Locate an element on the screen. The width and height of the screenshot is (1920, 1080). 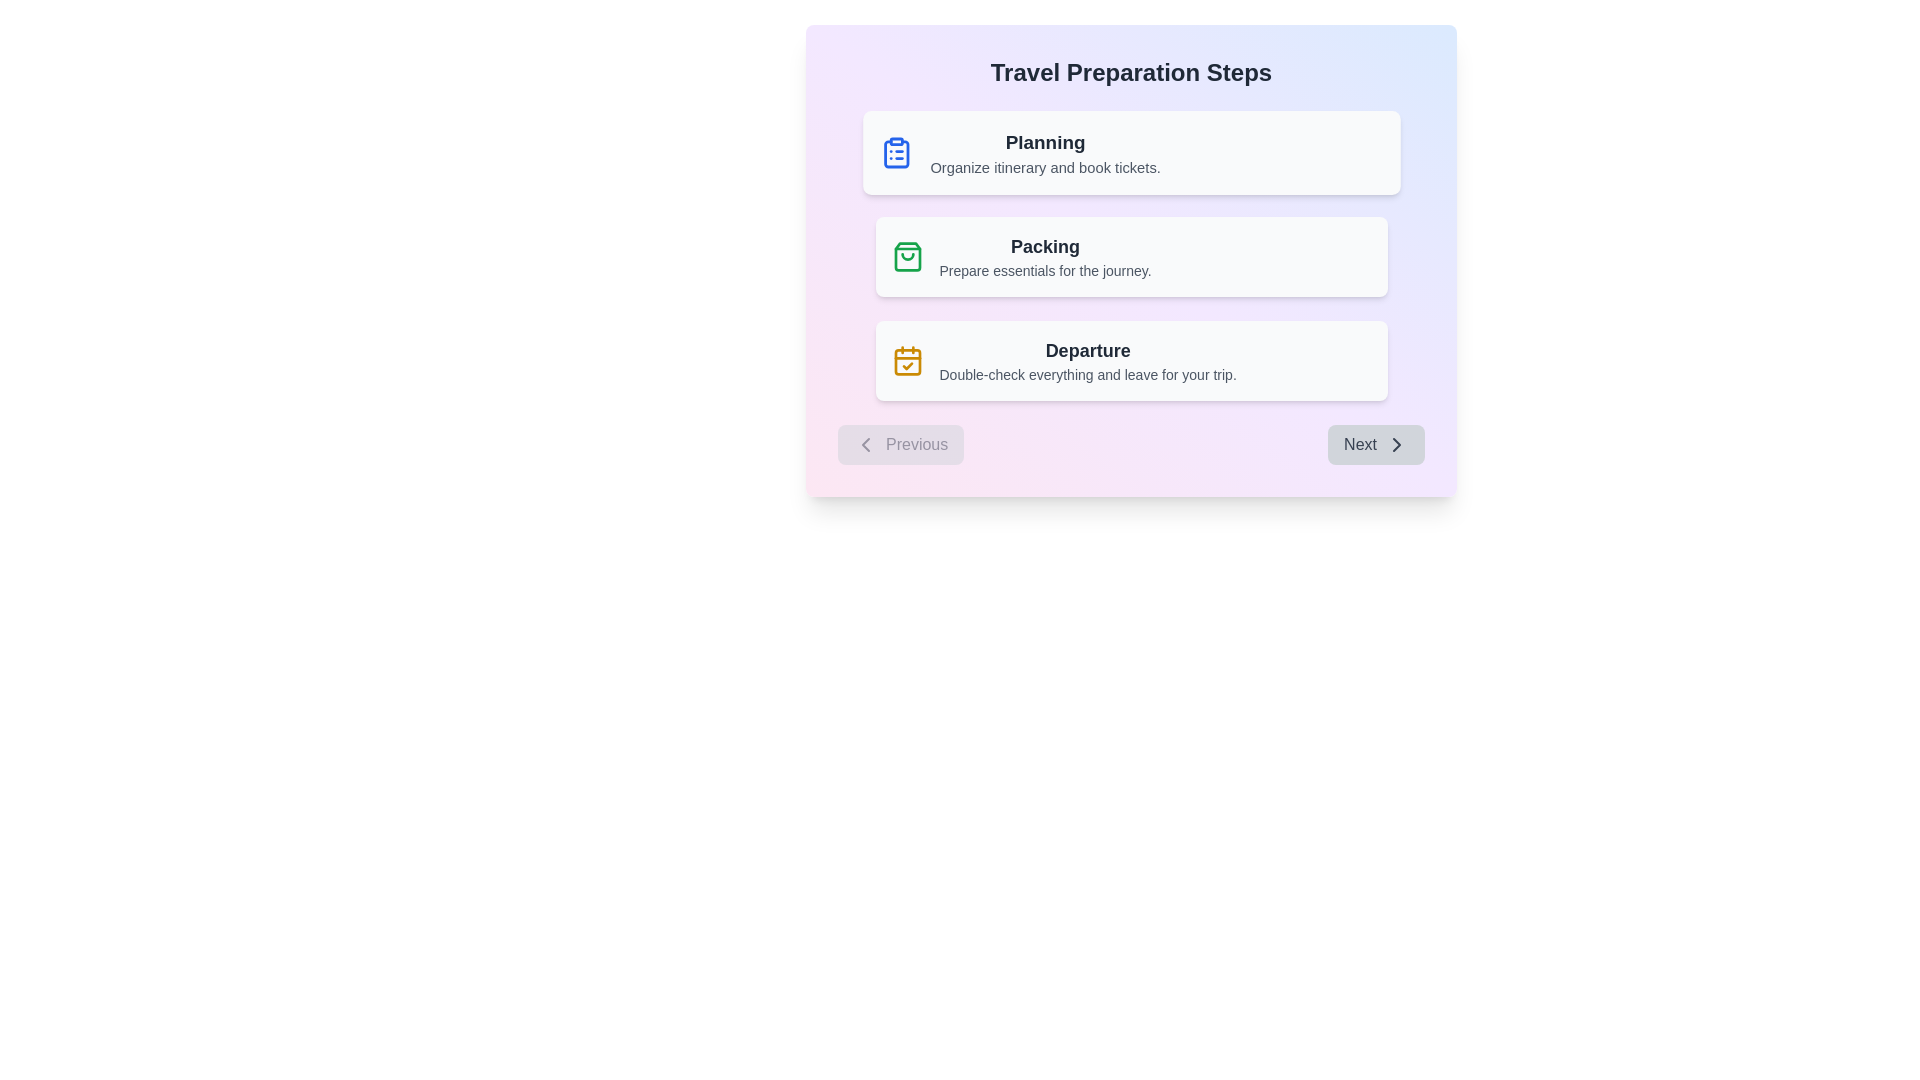
the shopping bag icon's handle vector graphic, which is characterized by a green outline and white background, located in the second step of the 'Travel Preparation Steps' list next to the 'Packing' title is located at coordinates (906, 256).